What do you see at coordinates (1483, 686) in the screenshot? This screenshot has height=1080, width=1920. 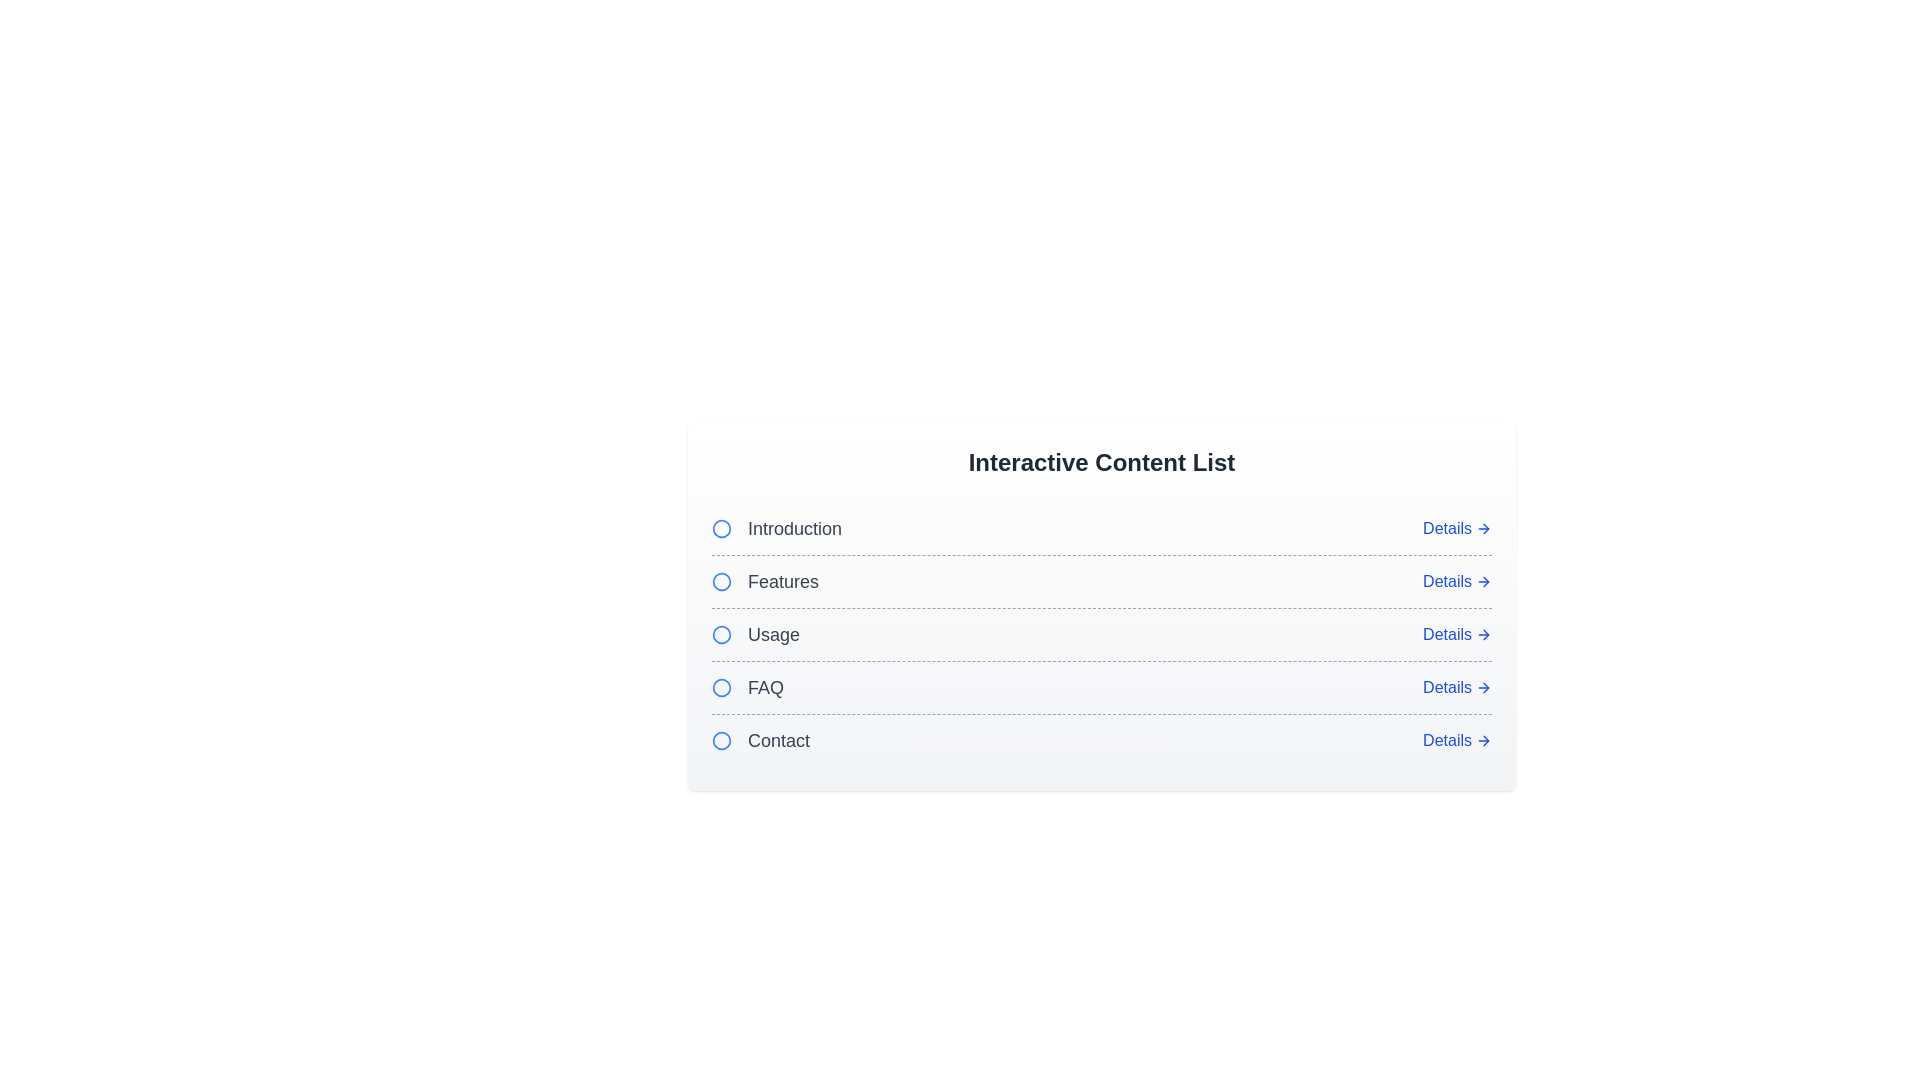 I see `the right-facing blue arrow icon adjacent to the 'Details' text, located in the fourth row labeled 'FAQ'` at bounding box center [1483, 686].